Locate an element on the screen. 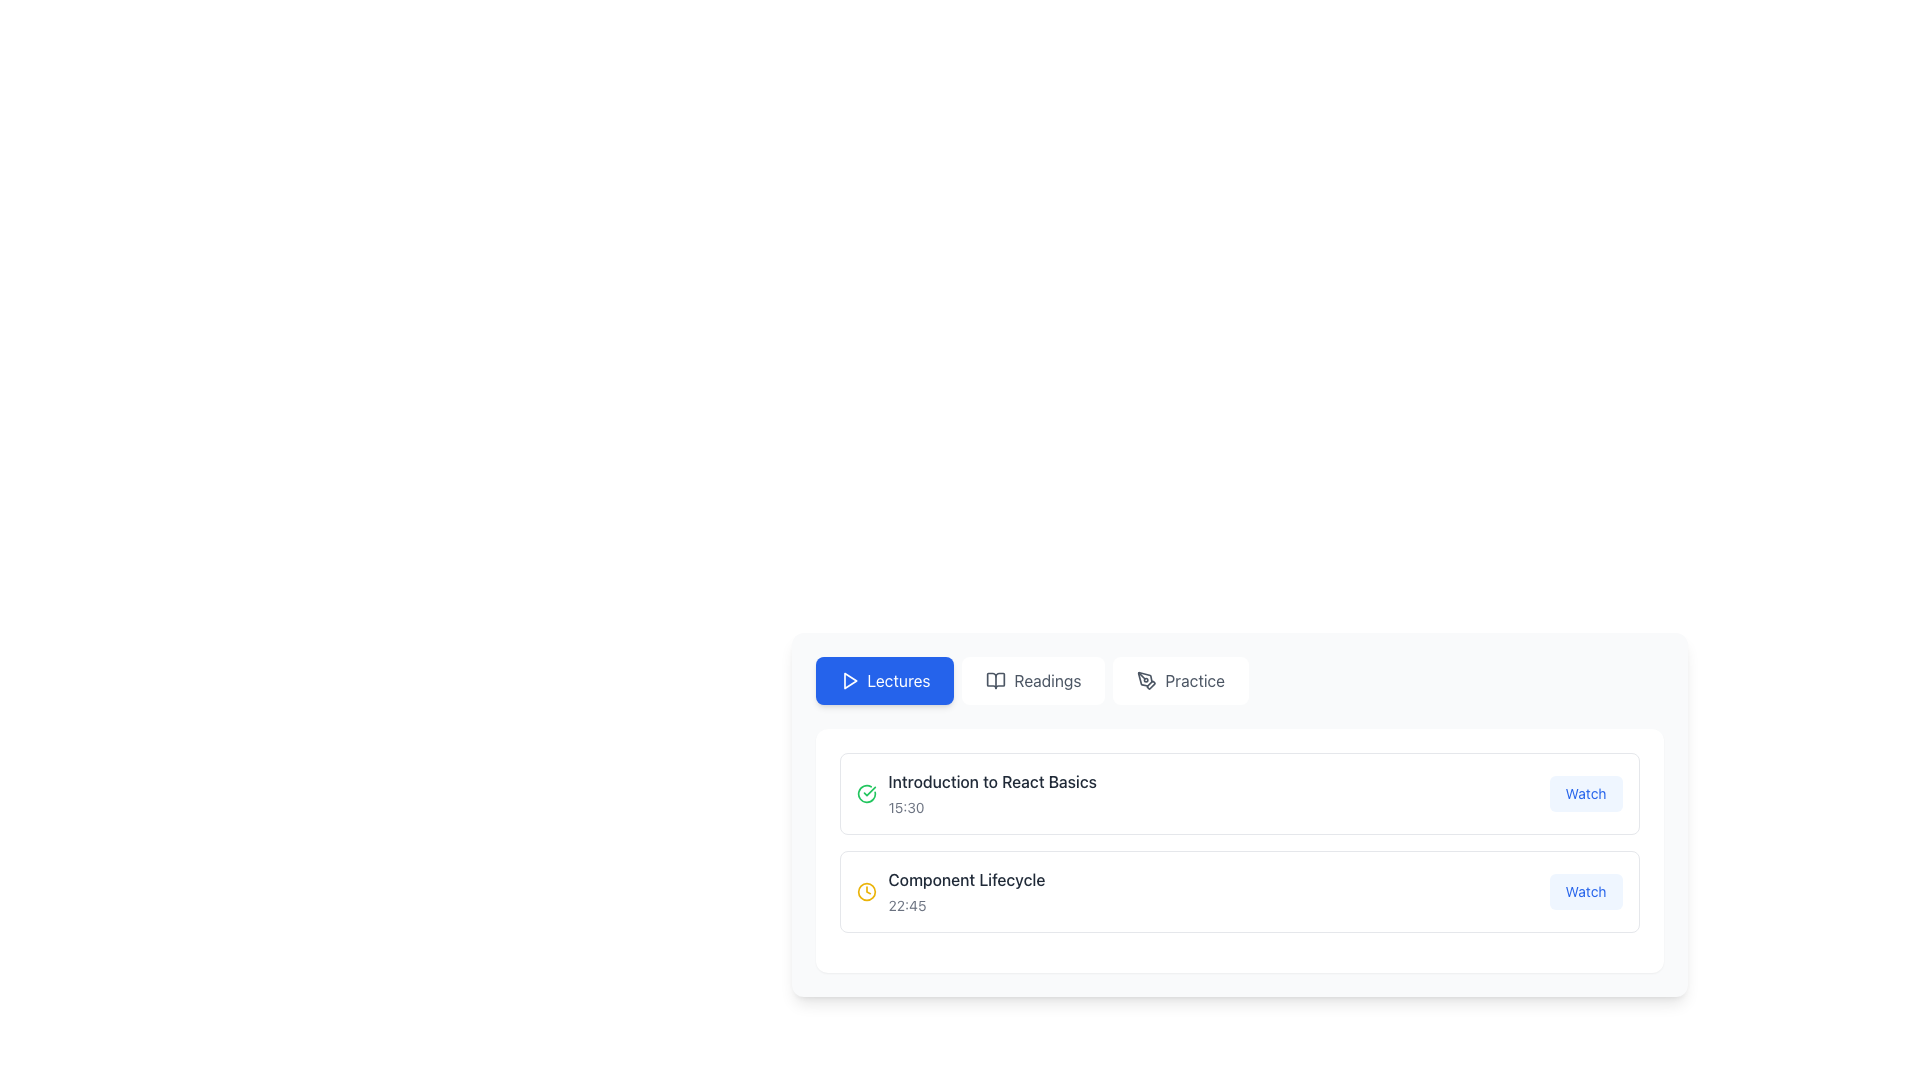 This screenshot has width=1920, height=1080. the 'Practice' button, which has a white background and gray text with a pen tool icon, located in the top center of its section is located at coordinates (1181, 680).